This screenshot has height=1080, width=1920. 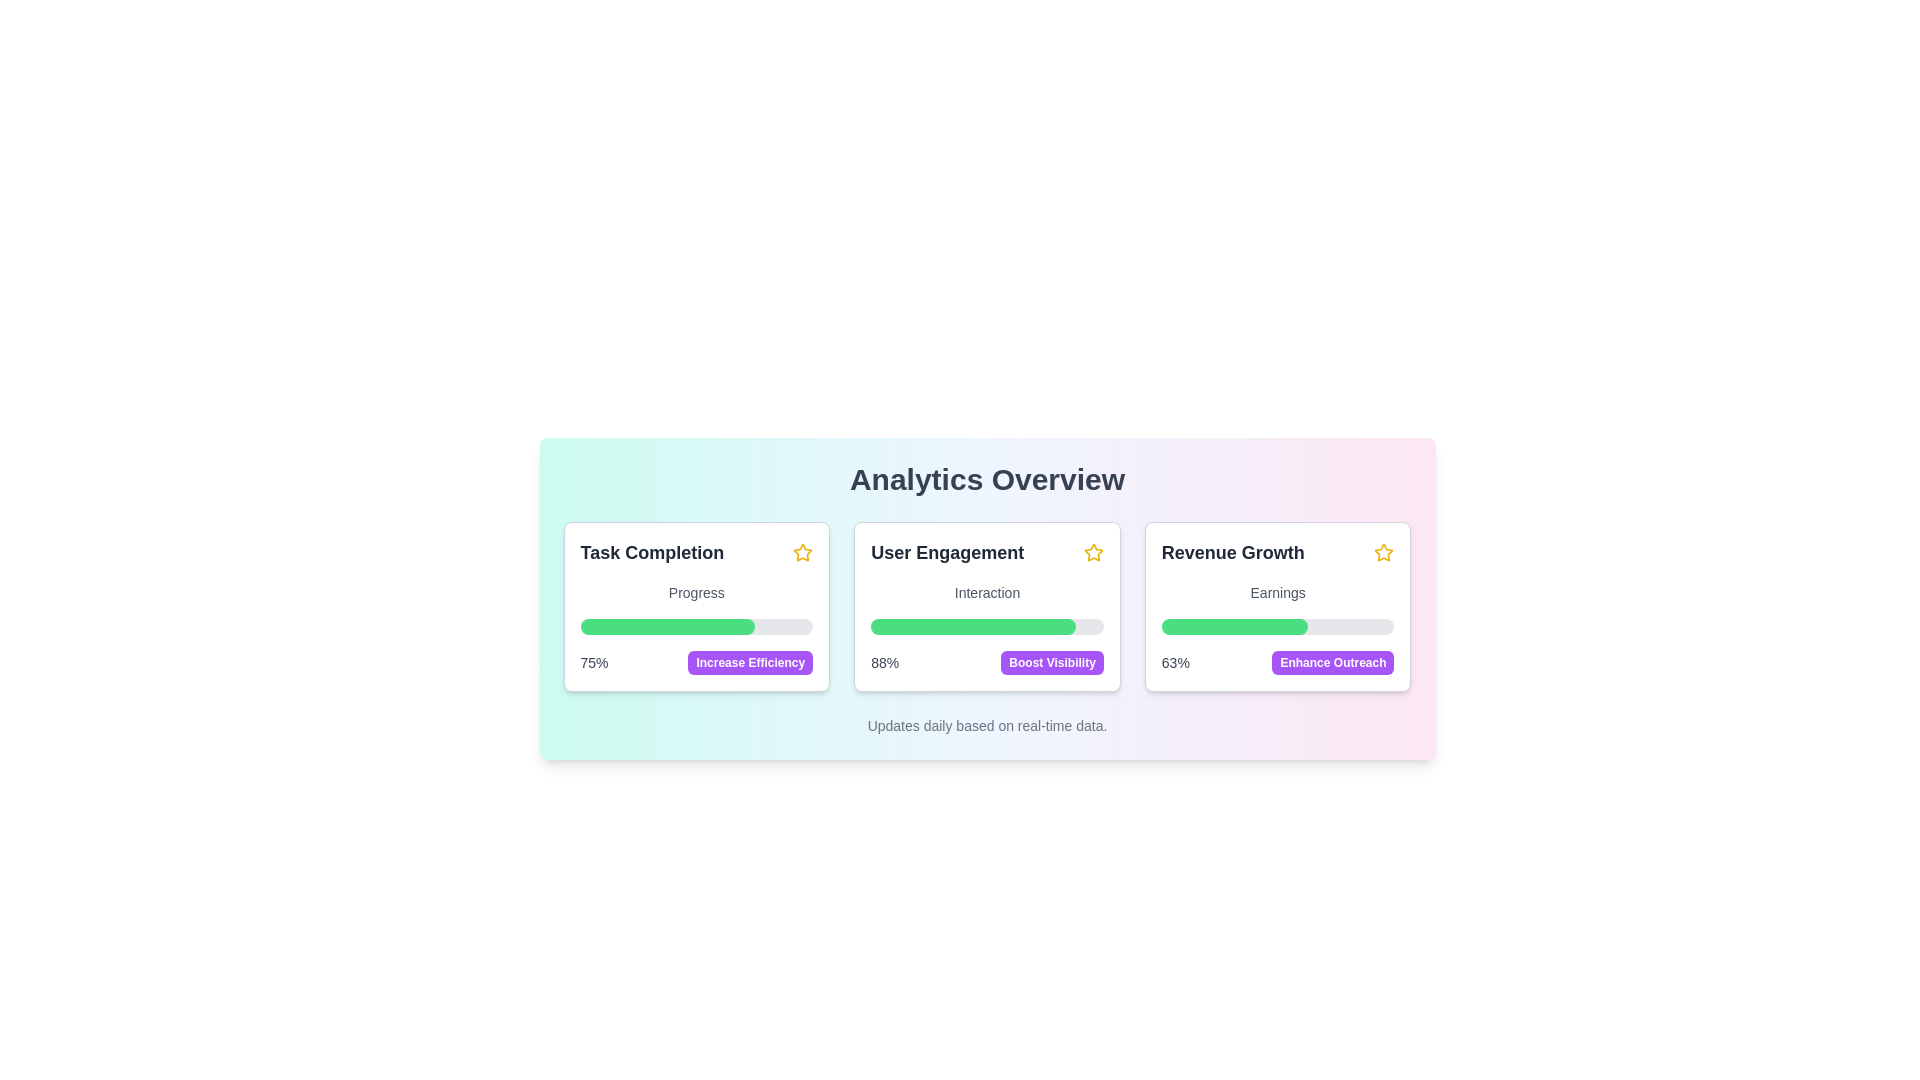 I want to click on the 'Enhance Outreach' button in the 'Revenue Growth' card under 'Analytics Overview', so click(x=1277, y=663).